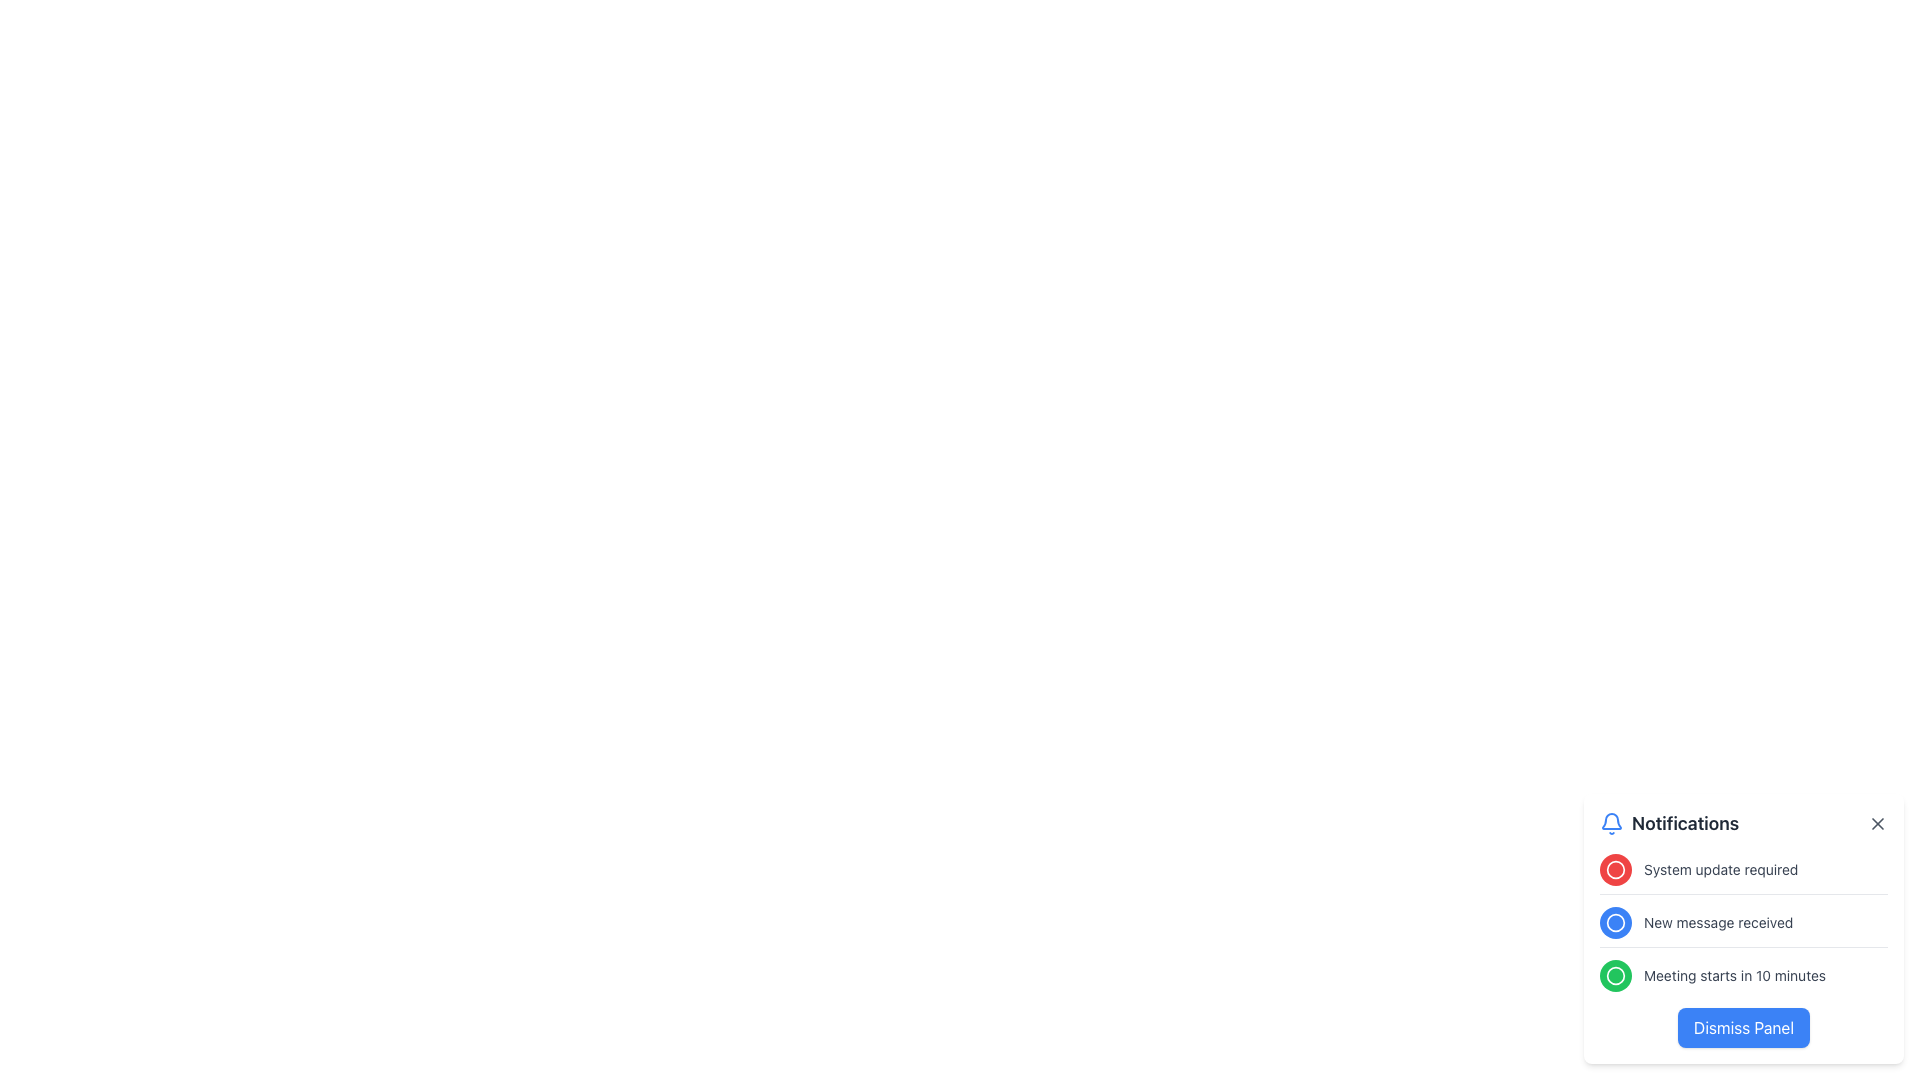 This screenshot has width=1920, height=1080. I want to click on notification details for the third notification entry that states 'Meeting starts in 10 minutes', which is visually represented with a green circular icon and dark gray text, so click(1742, 974).